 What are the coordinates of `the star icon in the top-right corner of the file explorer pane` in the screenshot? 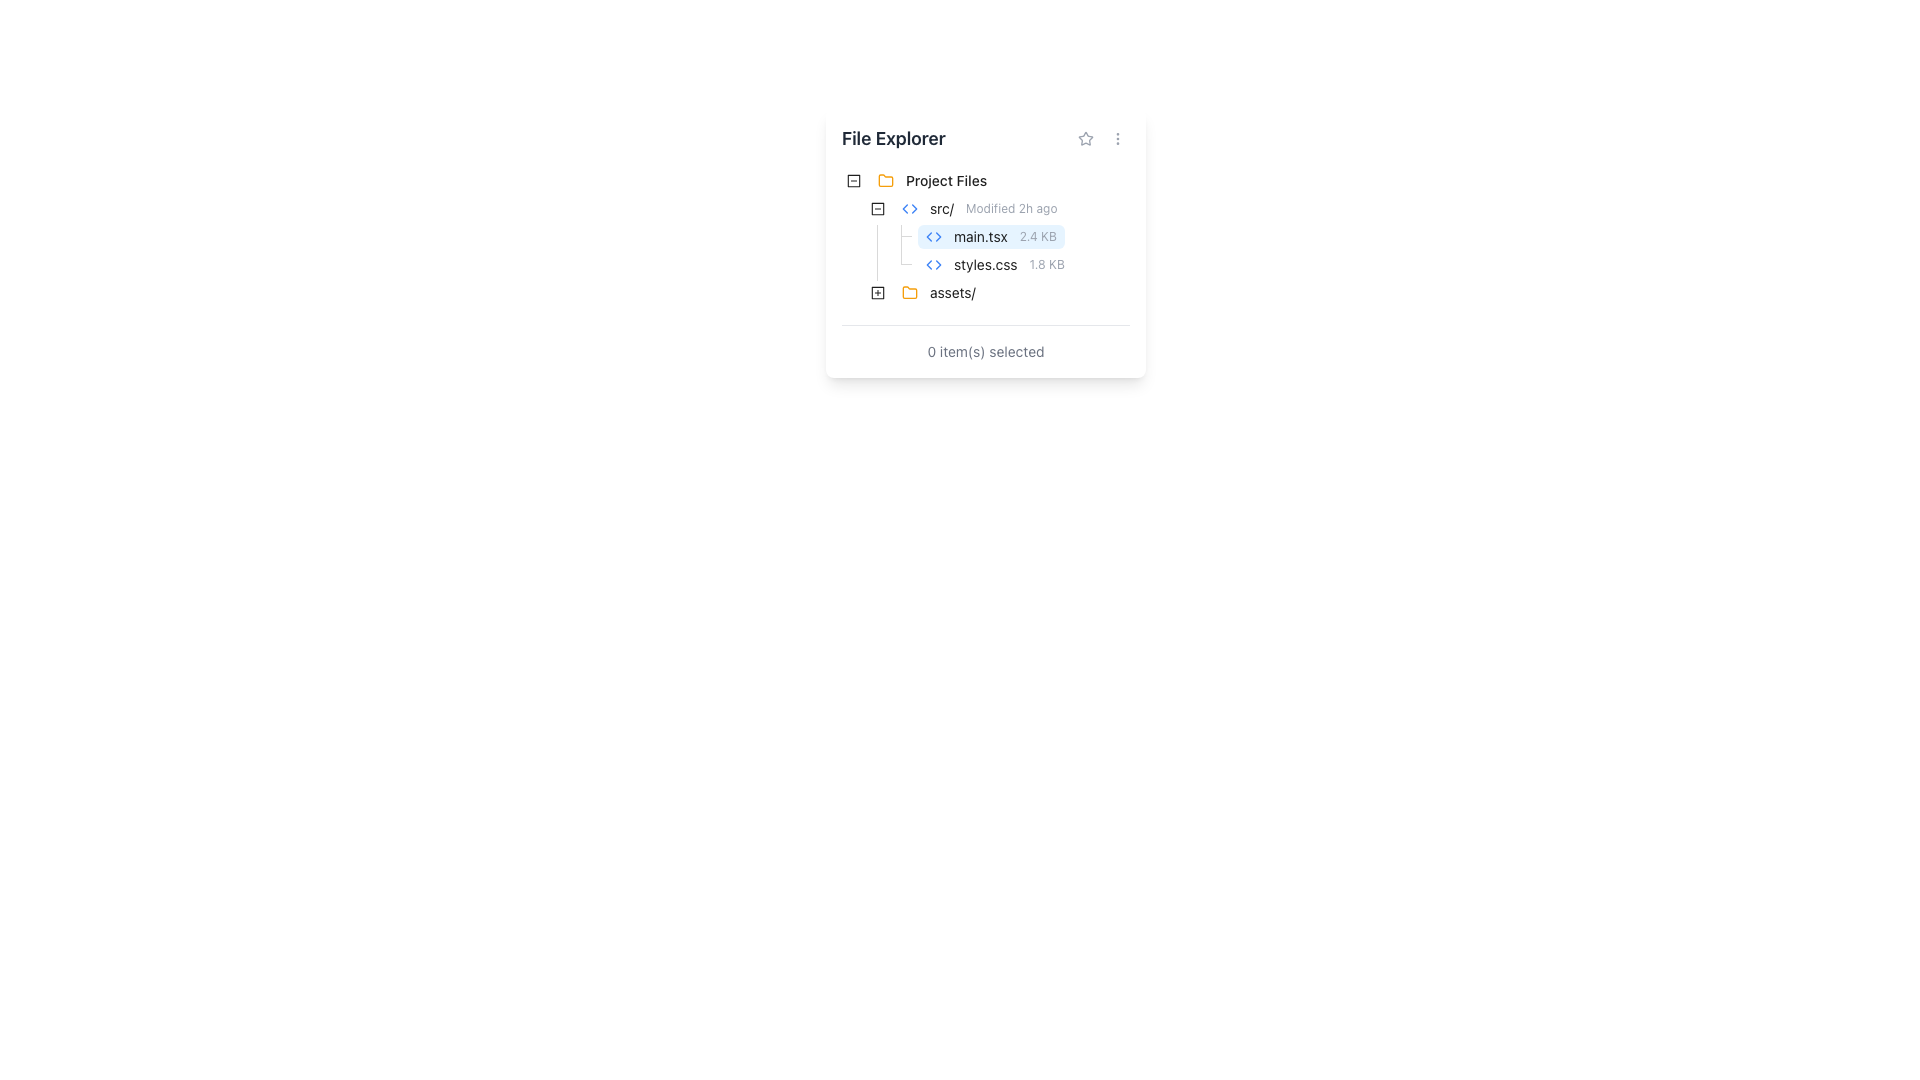 It's located at (1084, 137).